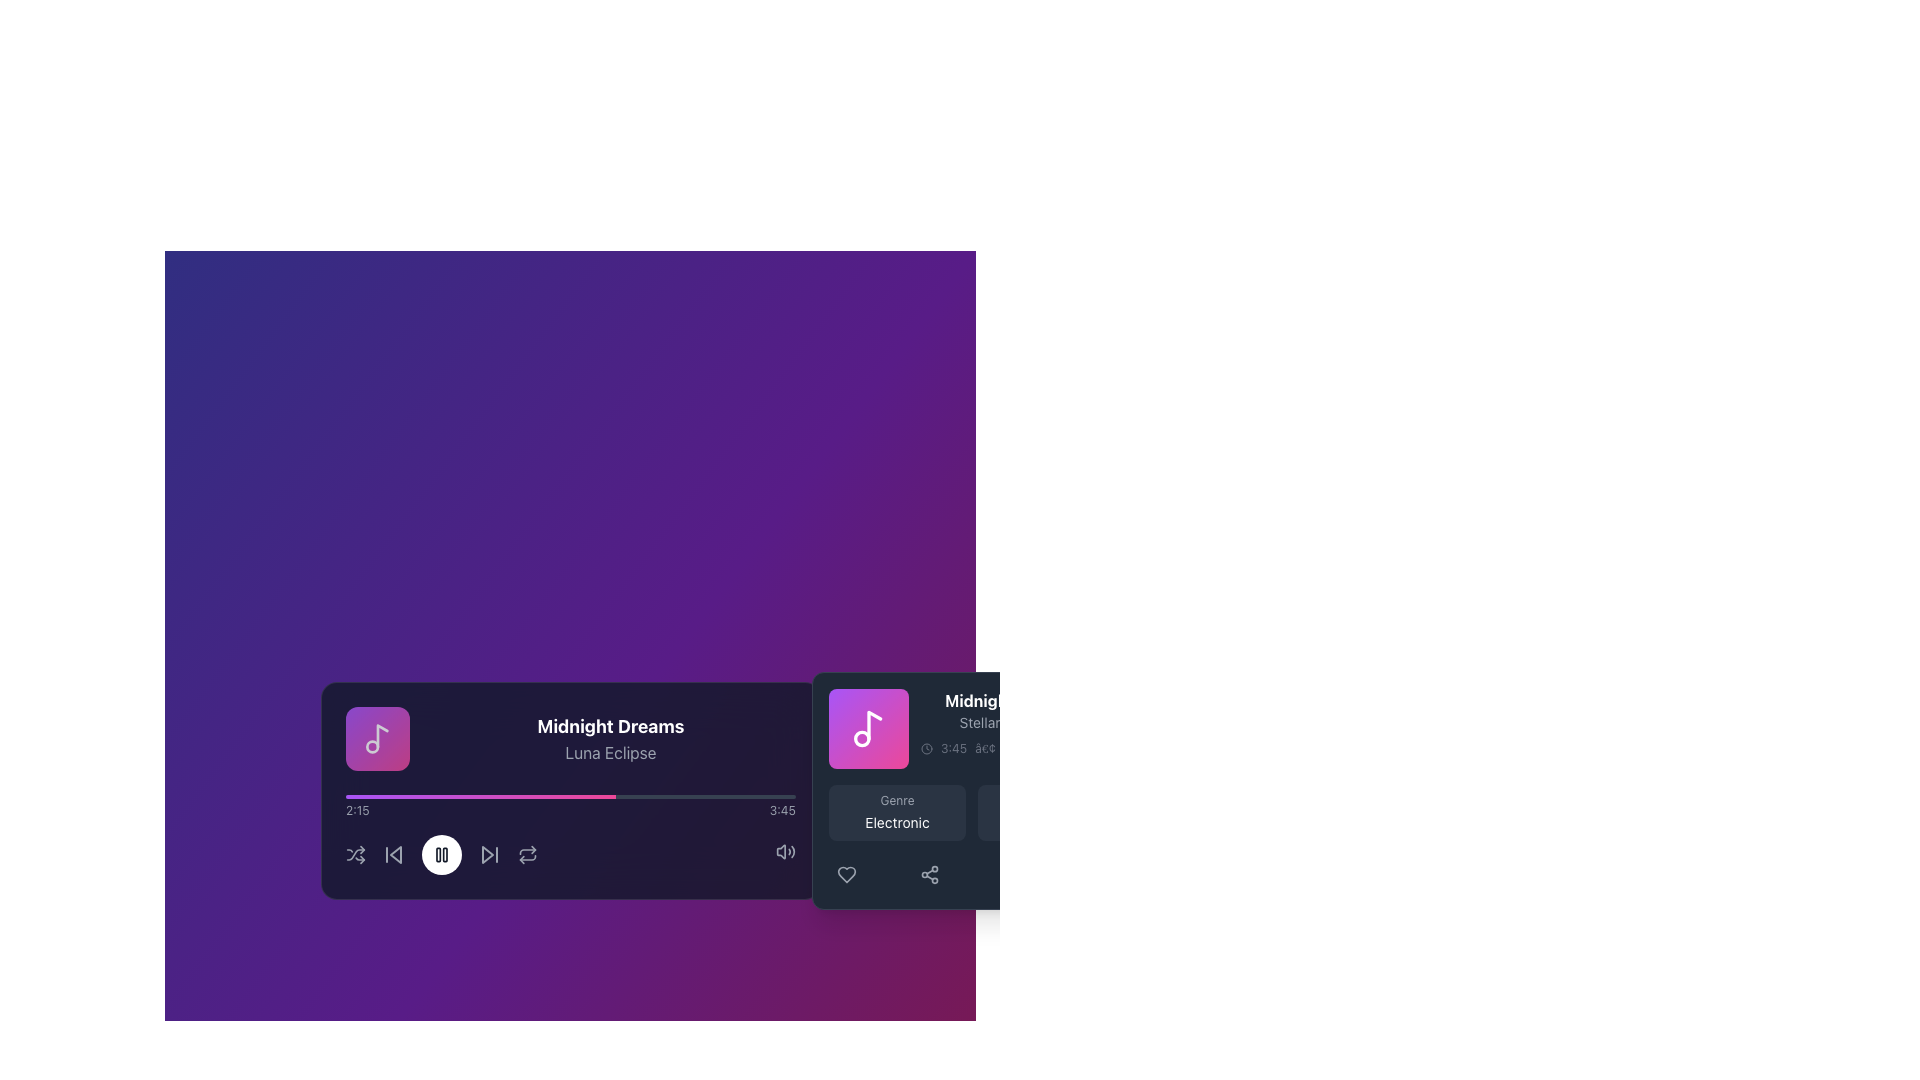 This screenshot has width=1920, height=1080. Describe the element at coordinates (355, 855) in the screenshot. I see `the shuffle button located in the bottom control strip of the media player, which is the third control from the left` at that location.